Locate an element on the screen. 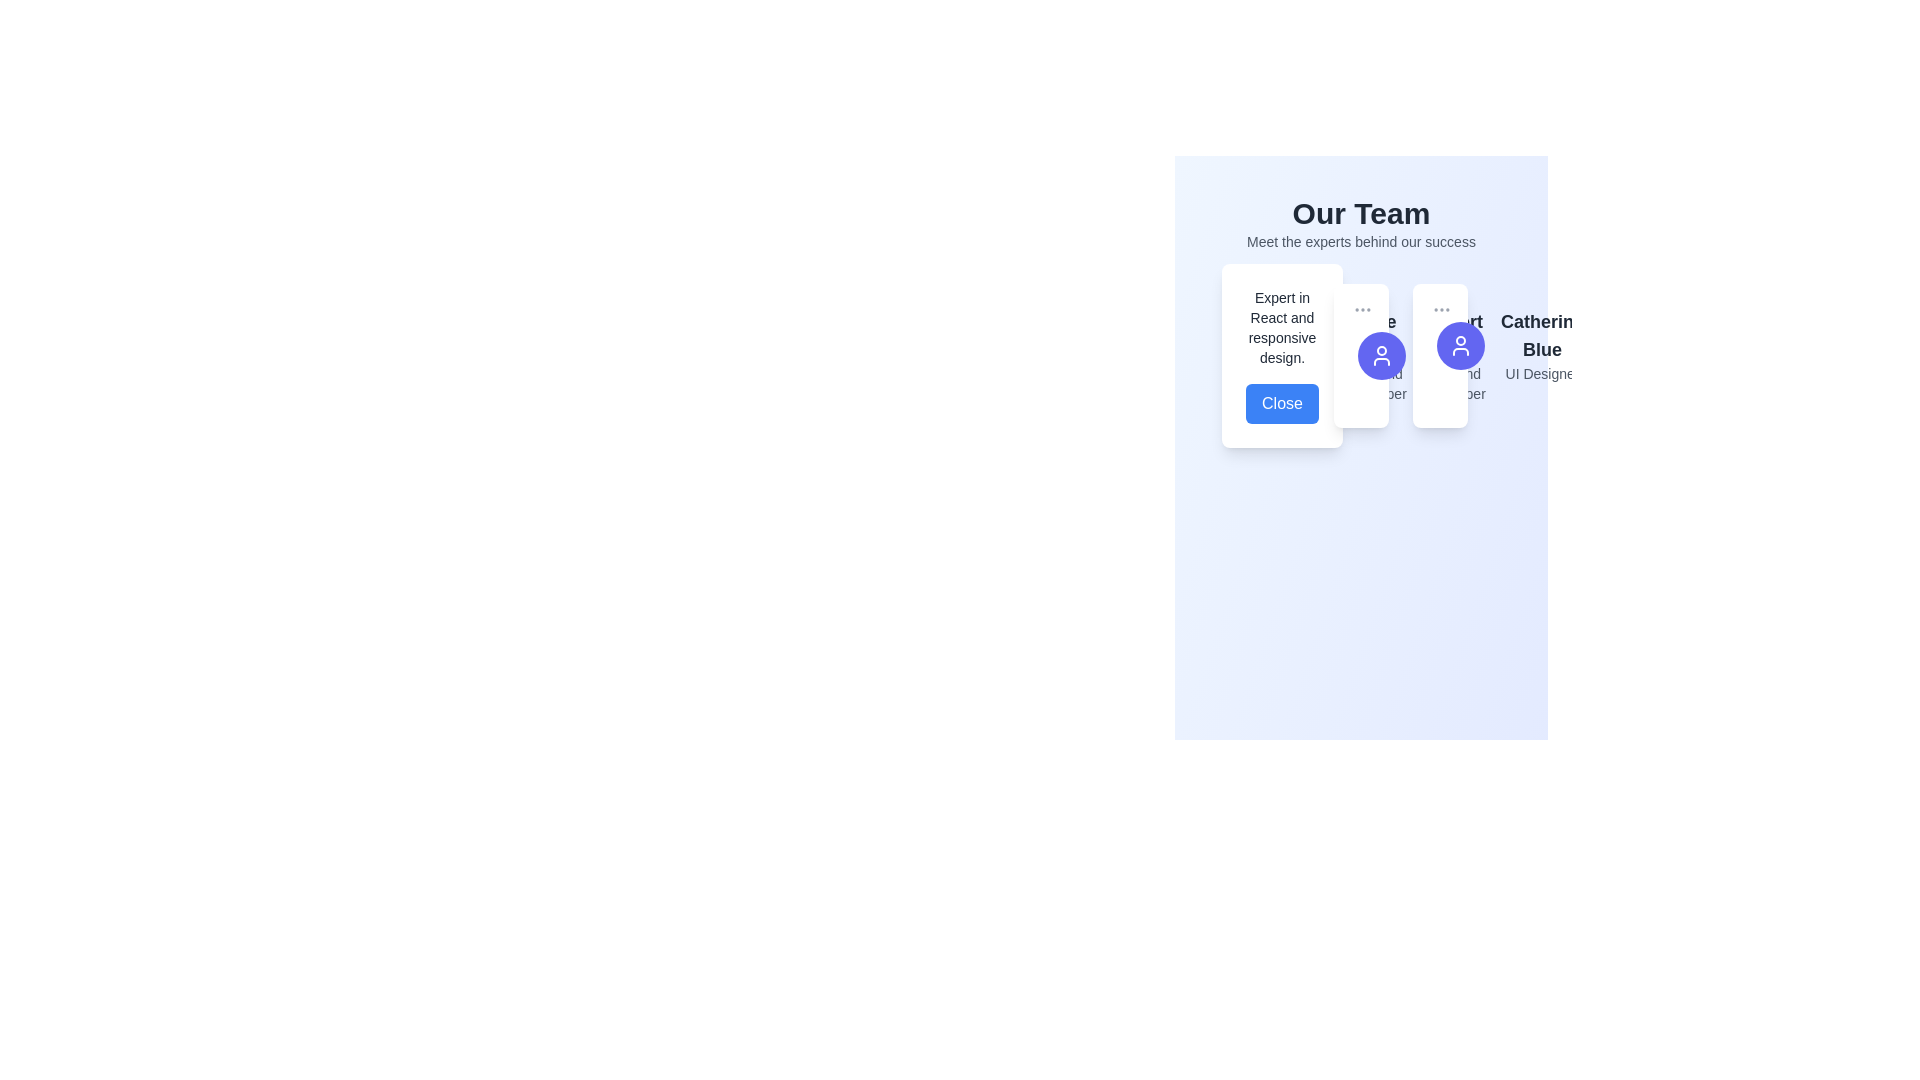 The image size is (1920, 1080). the 'Close' button with a blue background and rounded corners to change its styling is located at coordinates (1282, 404).